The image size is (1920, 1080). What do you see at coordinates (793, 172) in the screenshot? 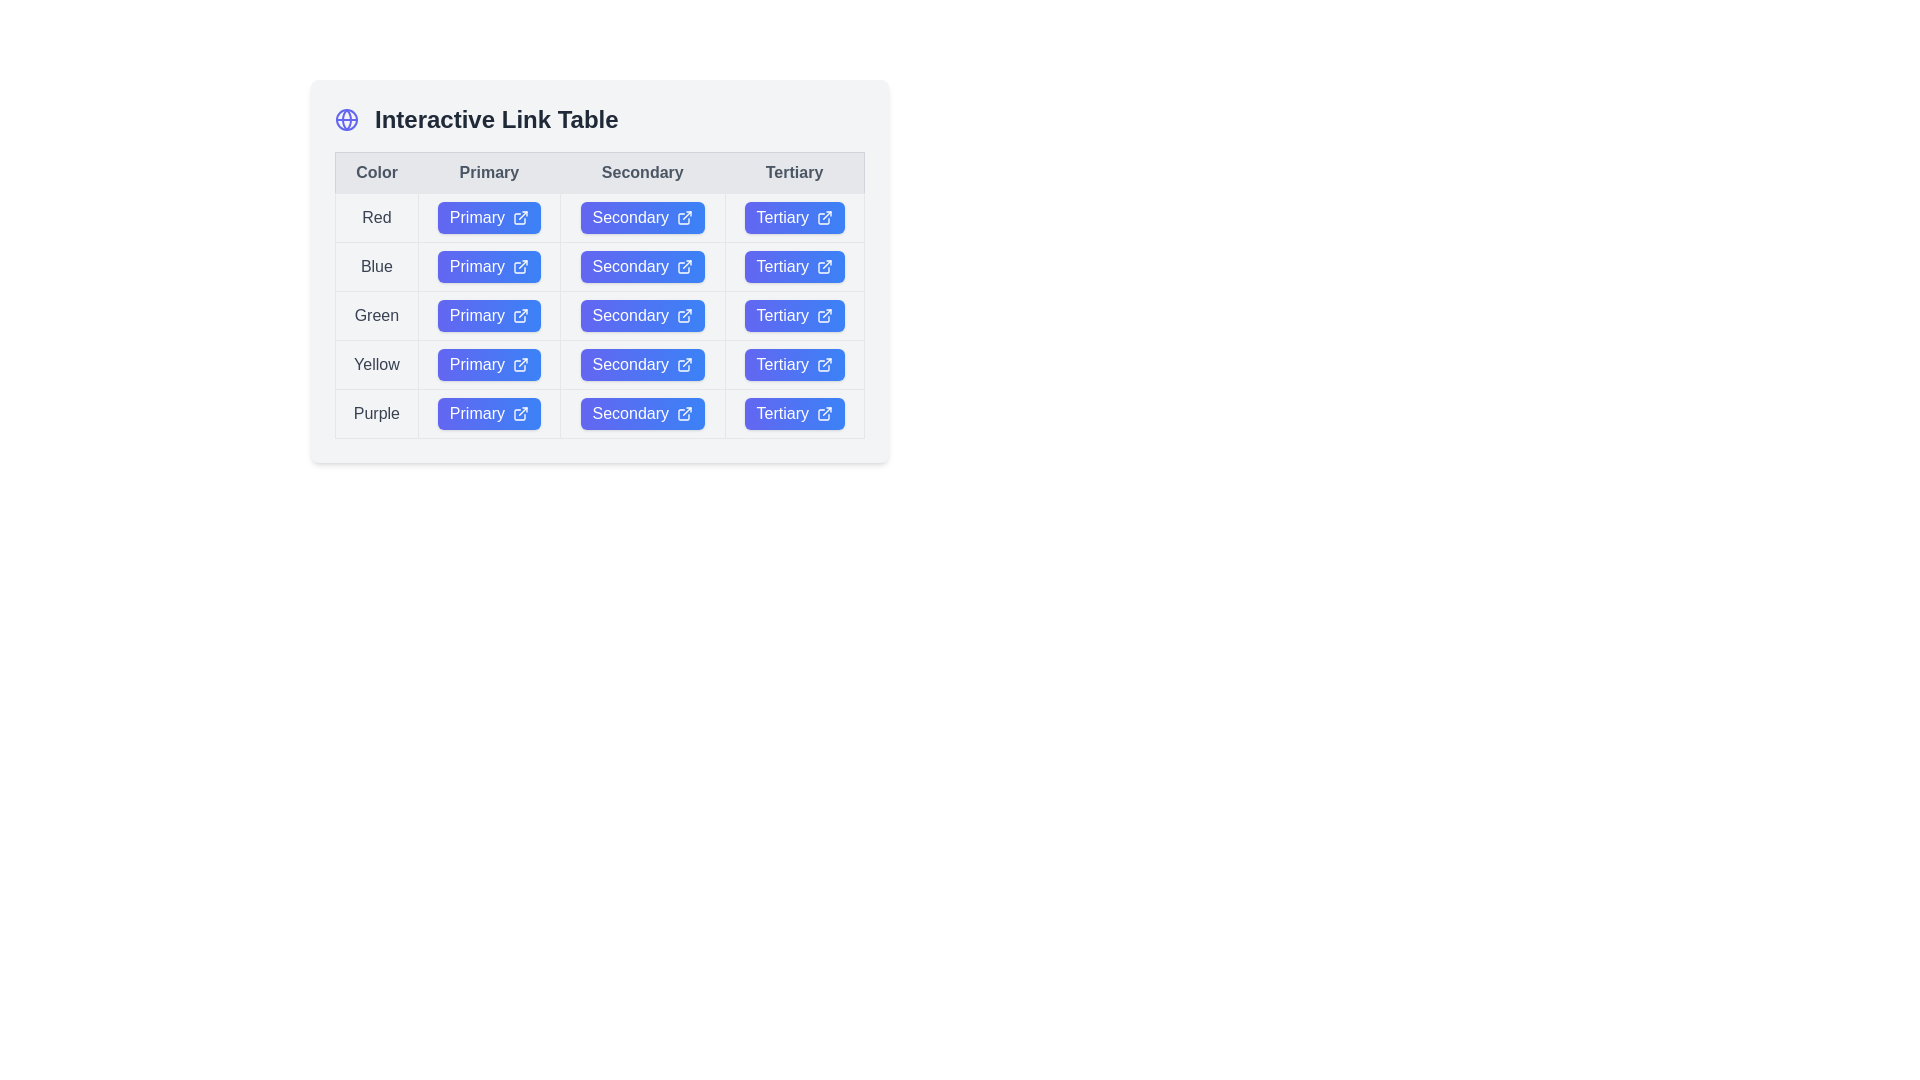
I see `the text label 'Tertiary', which is the last item in a row of four text labels at the top of a table structure` at bounding box center [793, 172].